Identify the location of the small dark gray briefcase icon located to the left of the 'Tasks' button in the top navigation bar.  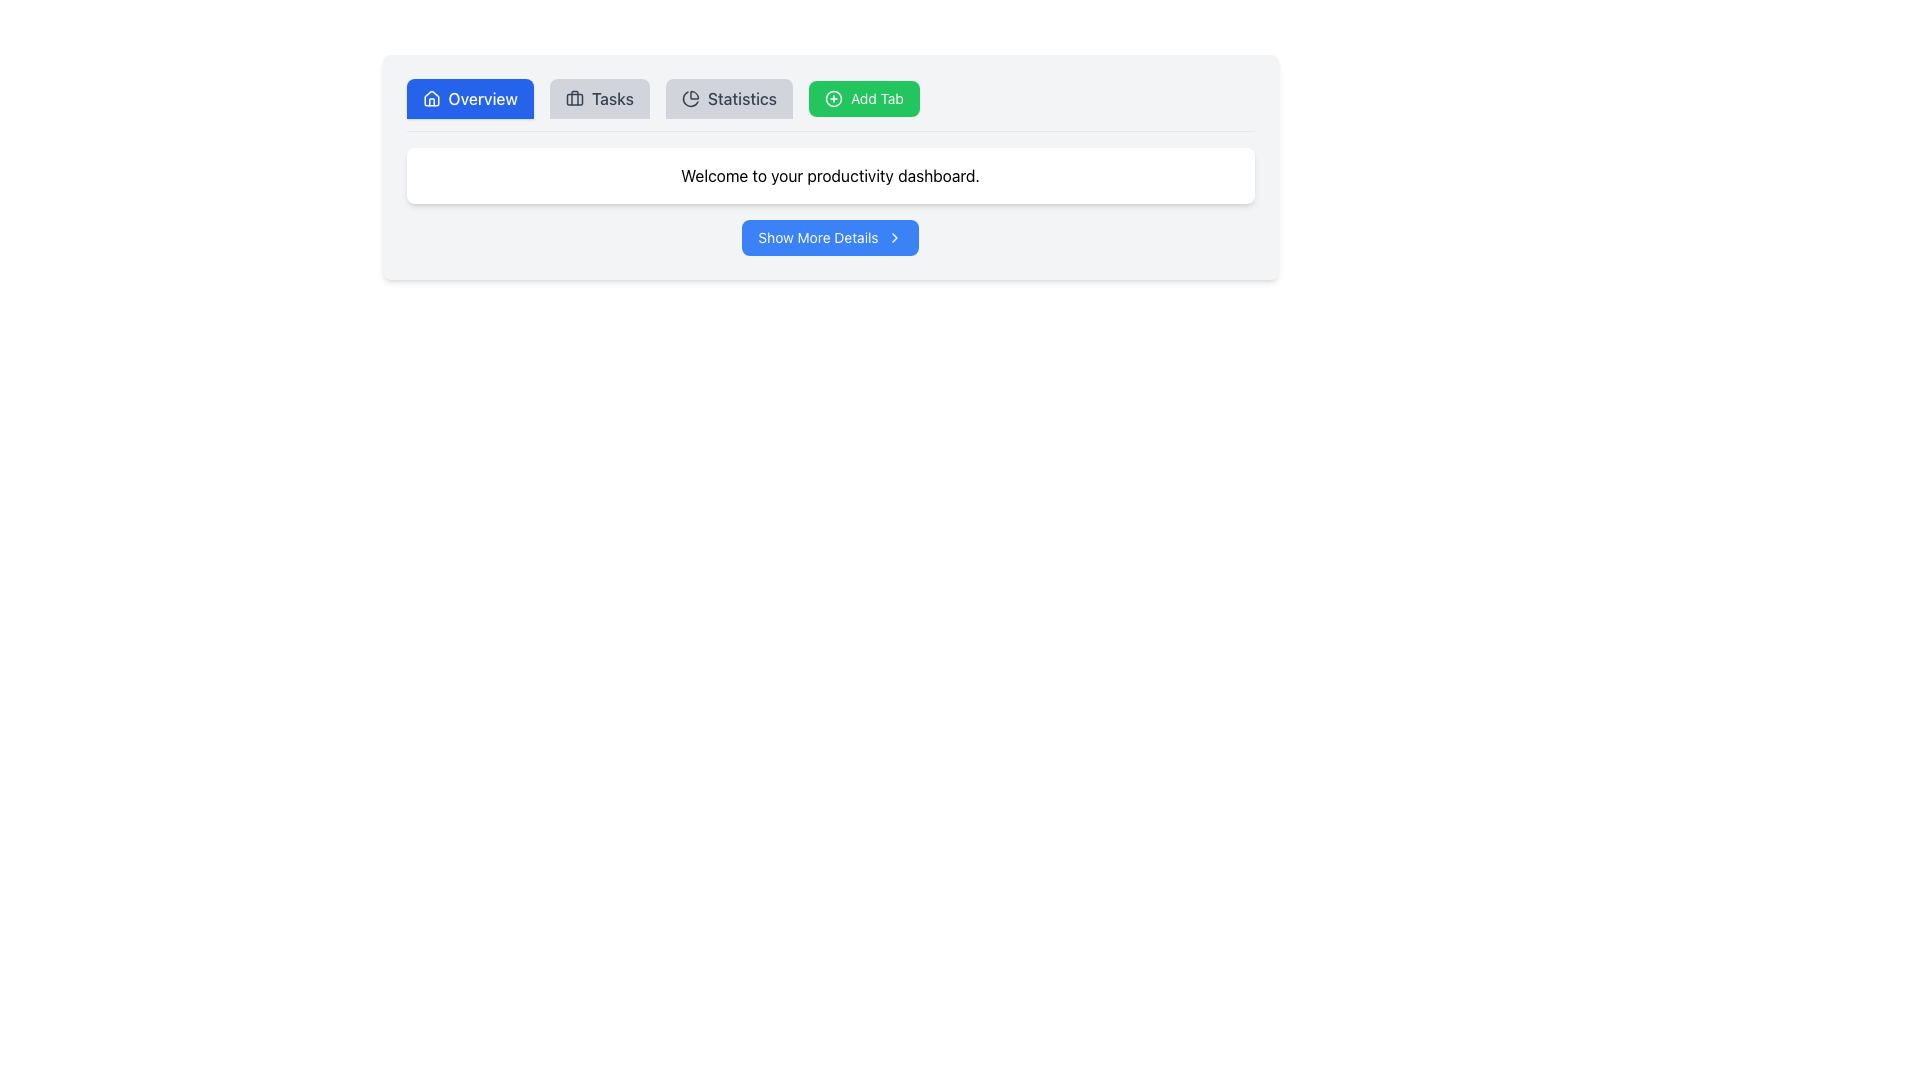
(573, 99).